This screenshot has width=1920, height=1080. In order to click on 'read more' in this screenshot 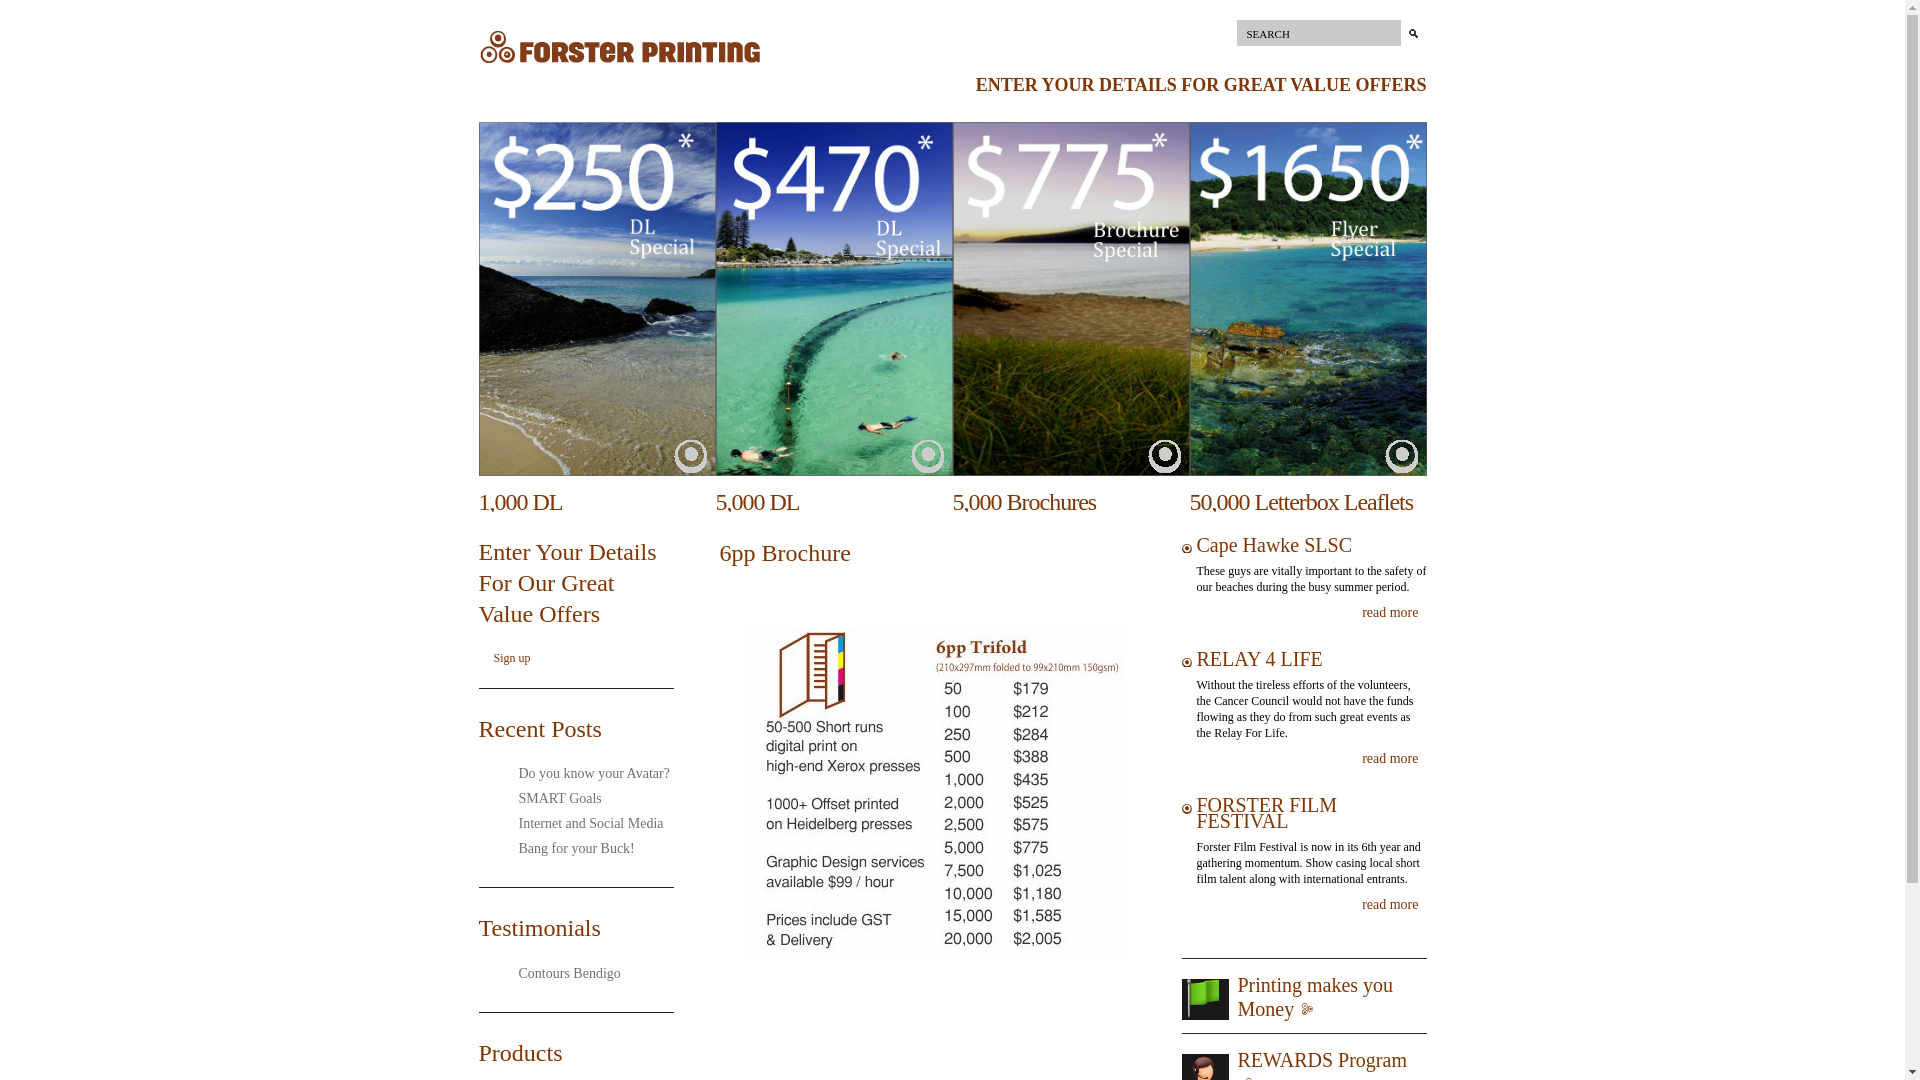, I will do `click(1361, 759)`.